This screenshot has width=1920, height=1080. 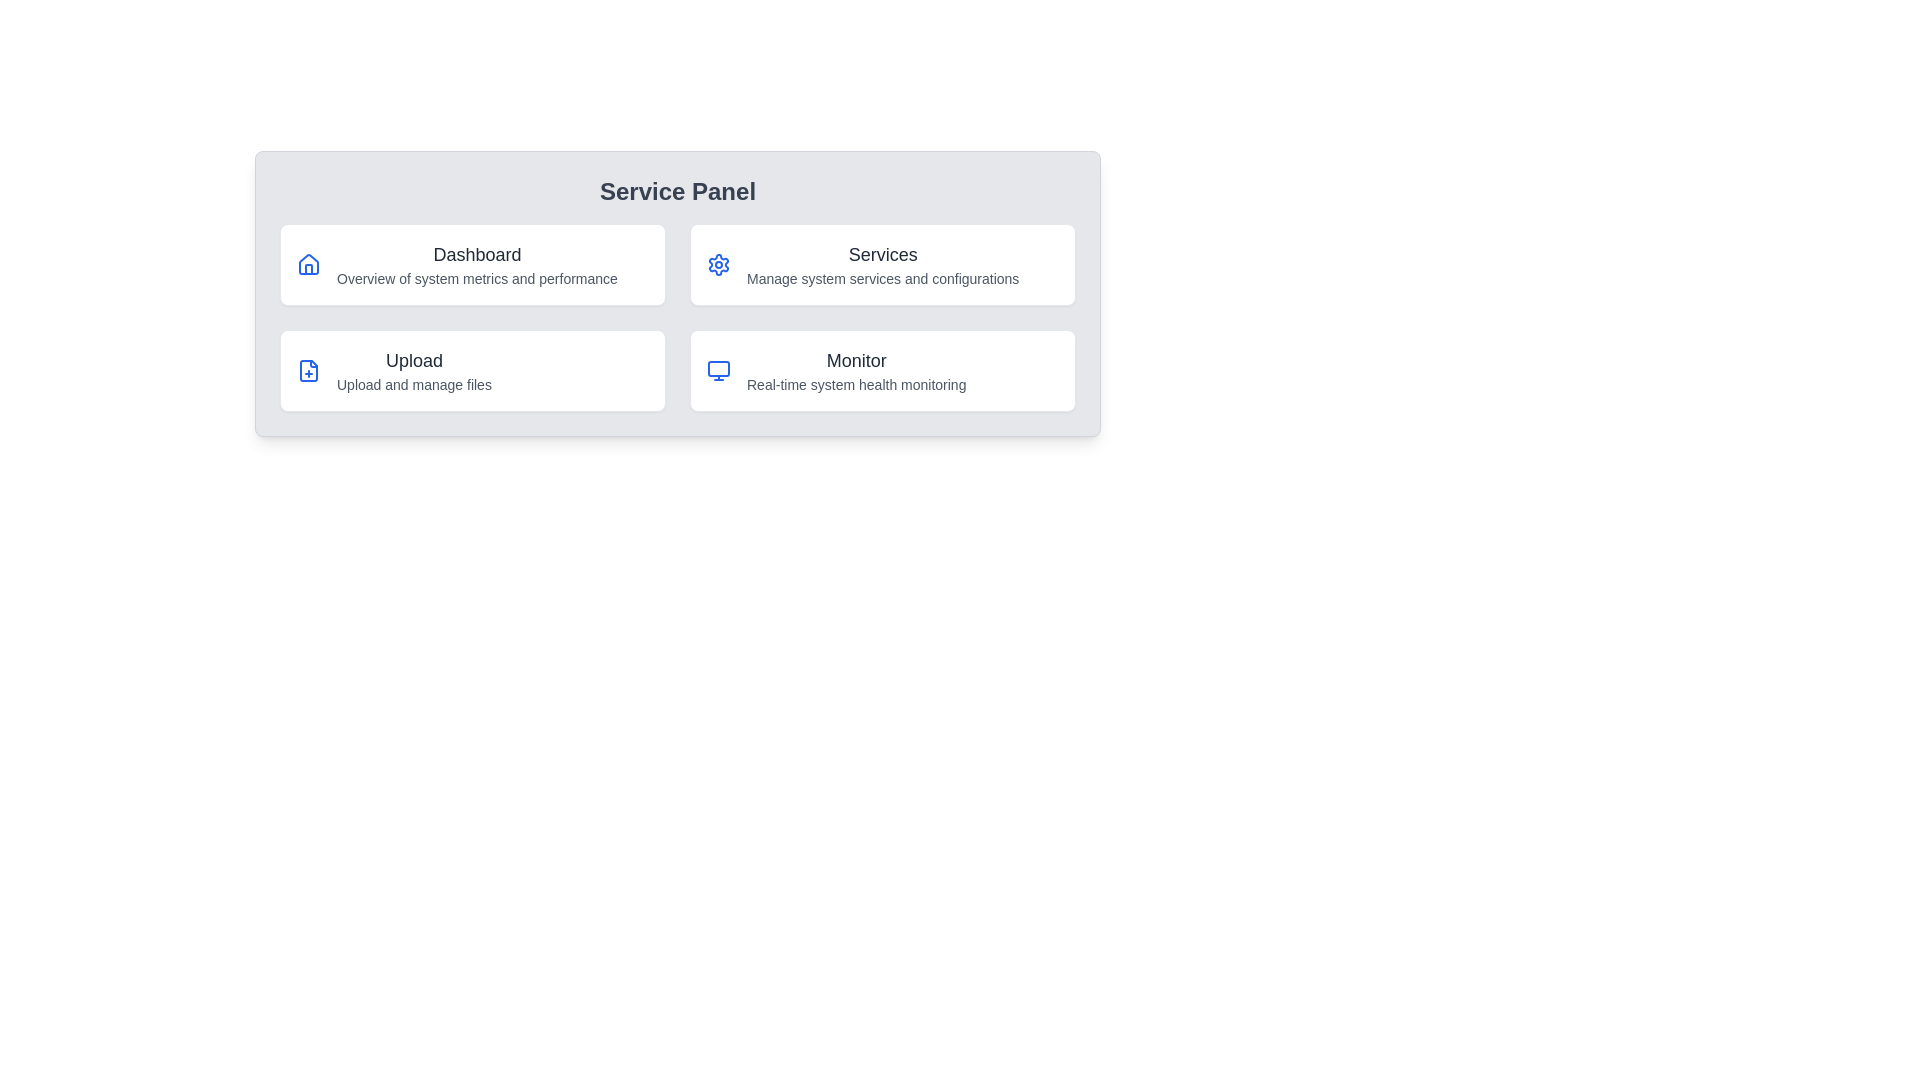 I want to click on the decorative graphical element that represents the upper section of the SVG monitor icon located at the bottom-right of the Service Panel within the 'Monitor' card, so click(x=719, y=369).